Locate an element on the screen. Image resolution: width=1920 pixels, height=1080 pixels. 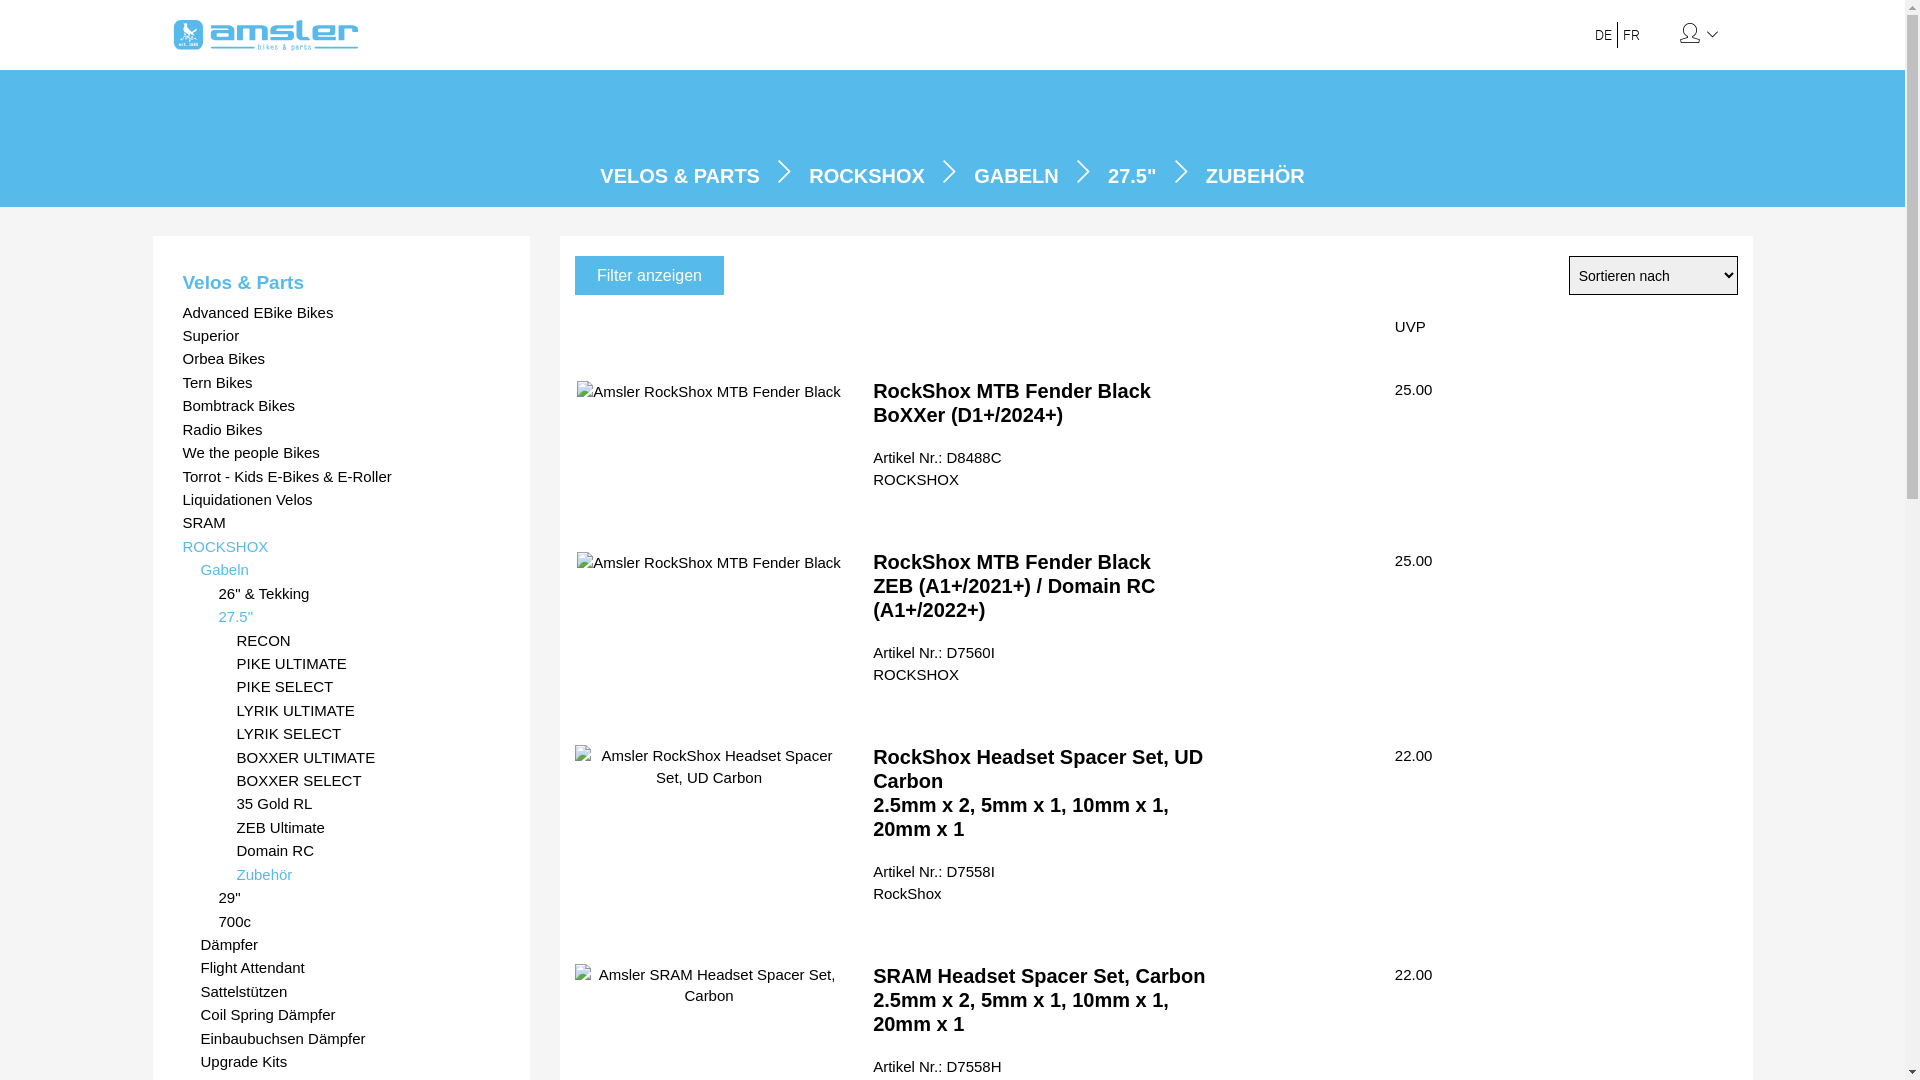
'RockShox MTB Fender Black is located at coordinates (873, 402).